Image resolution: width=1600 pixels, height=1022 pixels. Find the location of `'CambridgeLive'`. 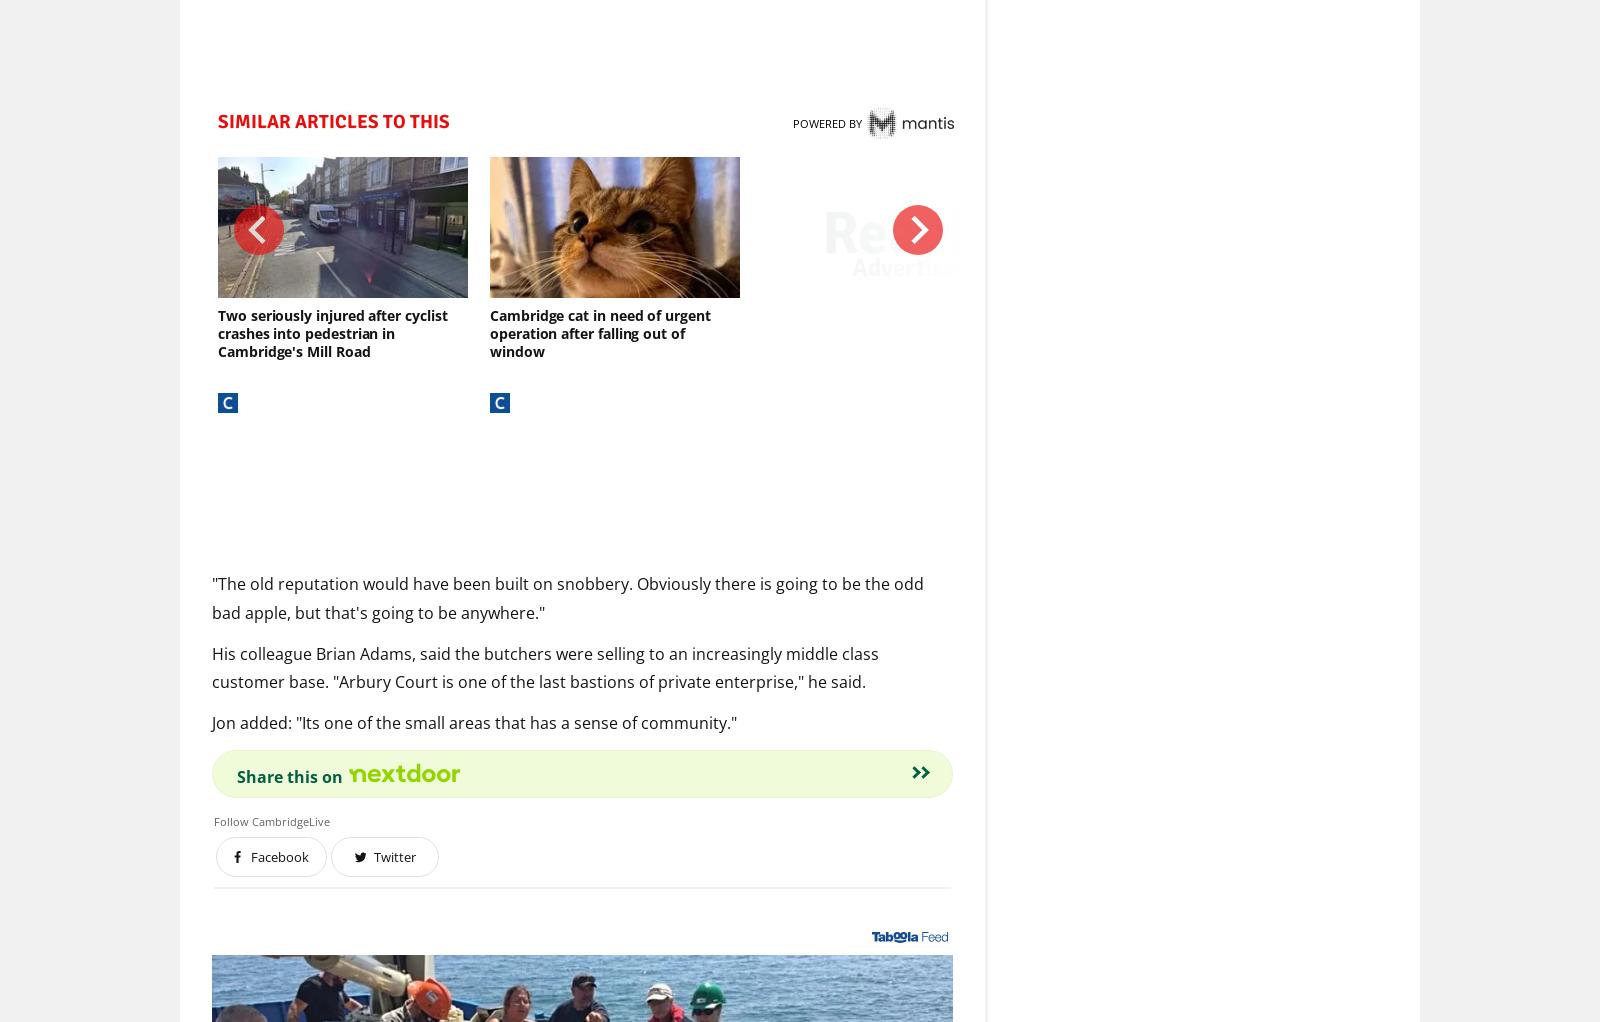

'CambridgeLive' is located at coordinates (291, 820).